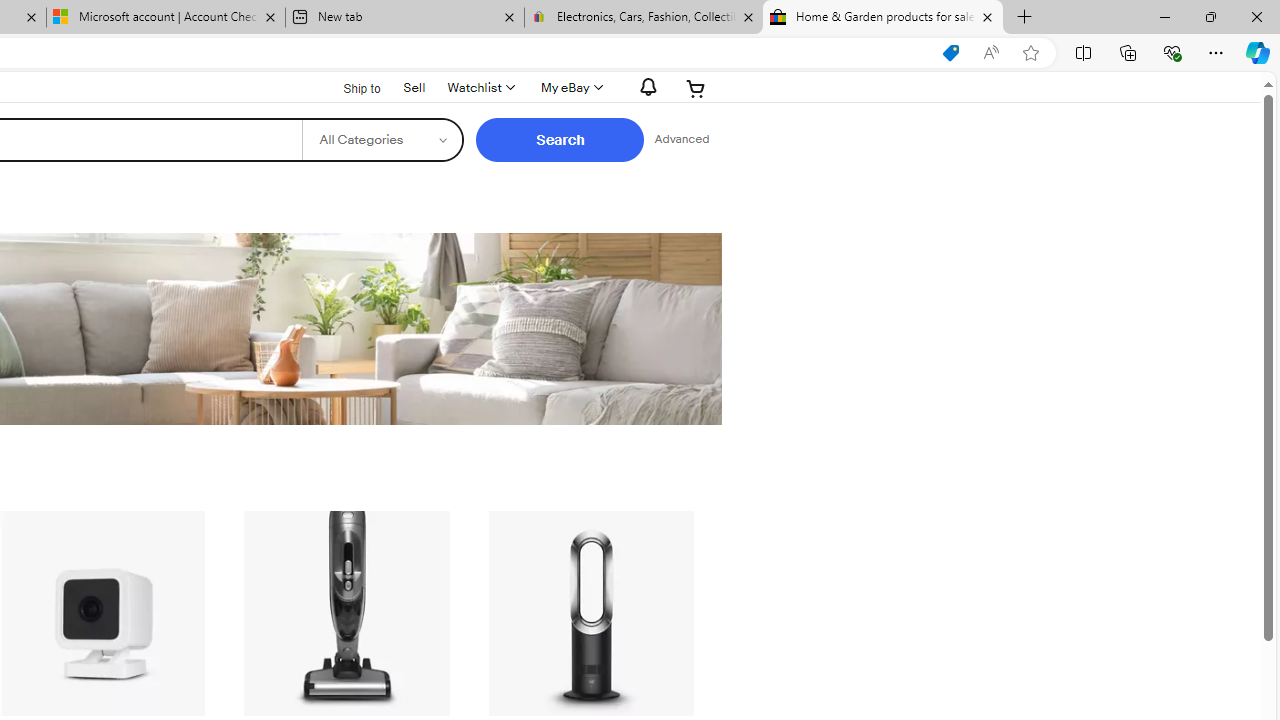  Describe the element at coordinates (882, 17) in the screenshot. I see `'Home & Garden products for sale | eBay'` at that location.